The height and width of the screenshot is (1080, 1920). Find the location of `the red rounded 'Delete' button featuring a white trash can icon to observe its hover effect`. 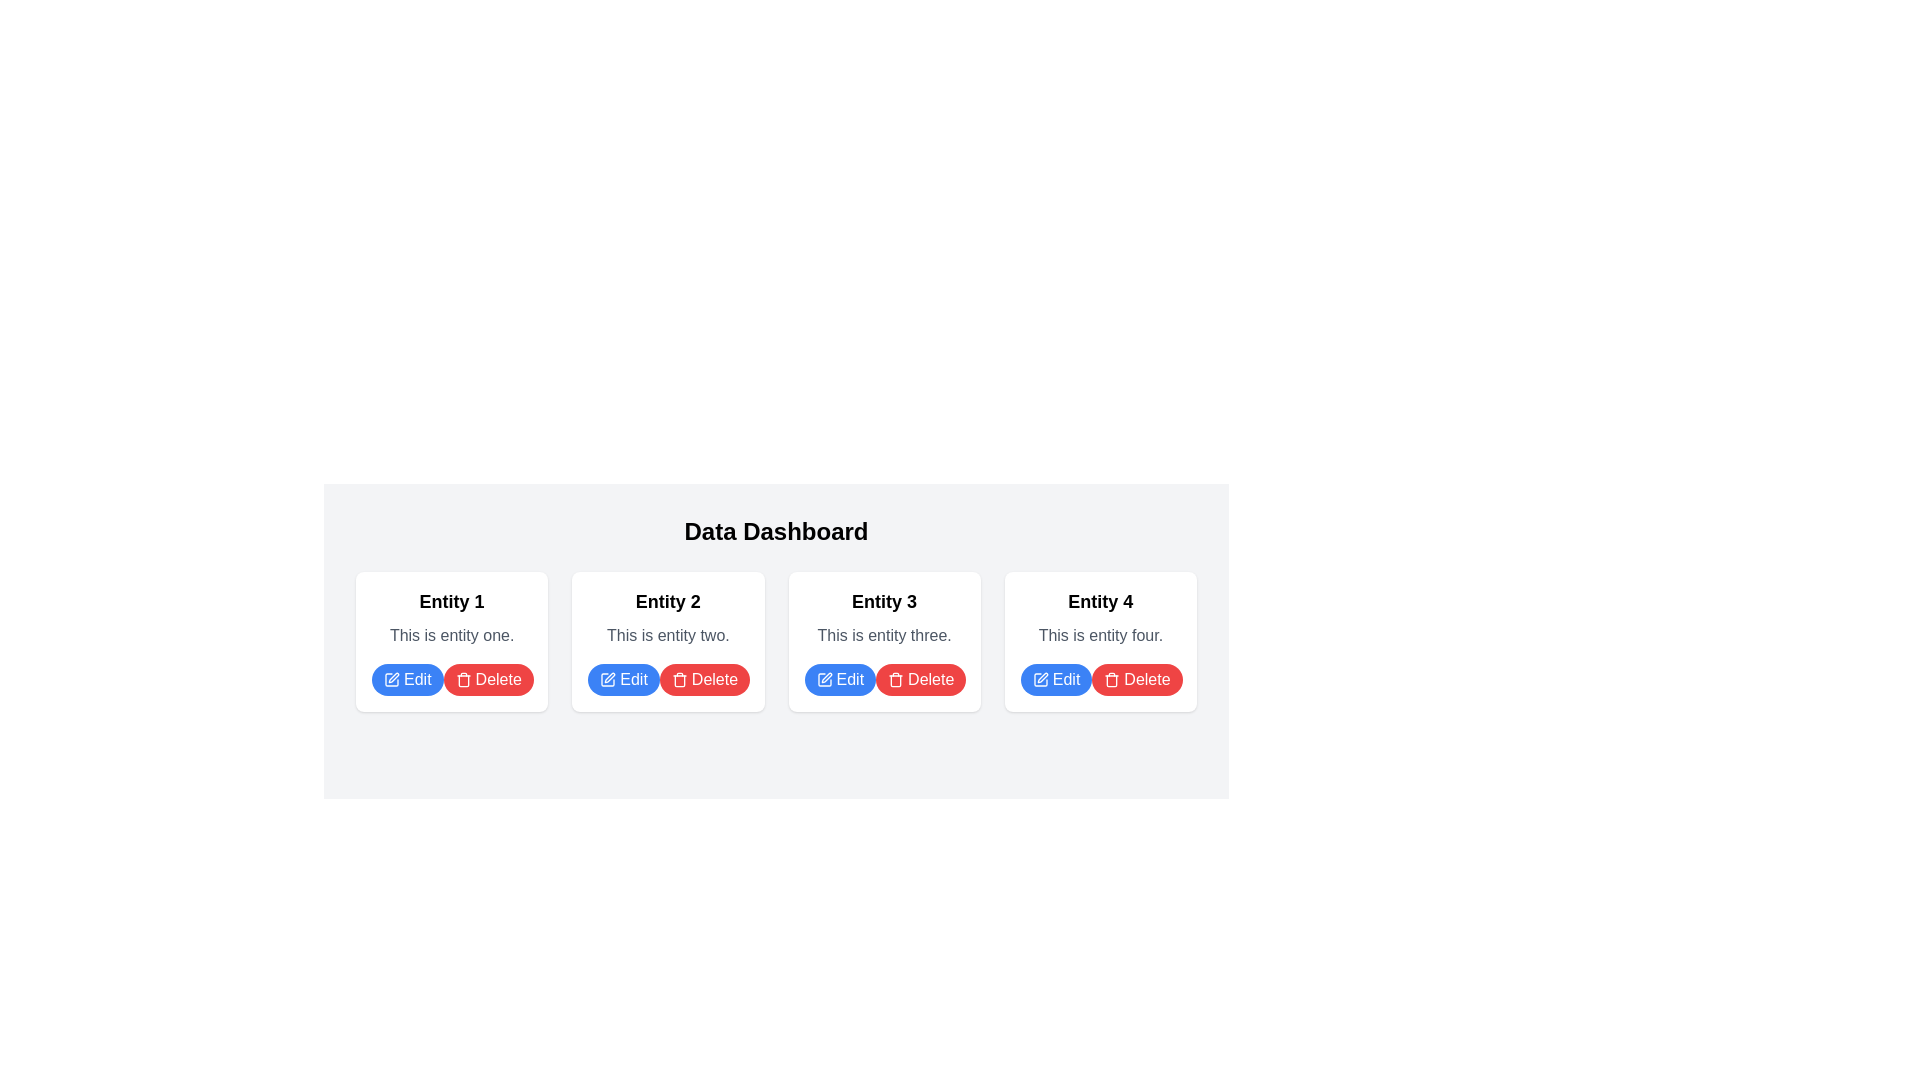

the red rounded 'Delete' button featuring a white trash can icon to observe its hover effect is located at coordinates (488, 678).